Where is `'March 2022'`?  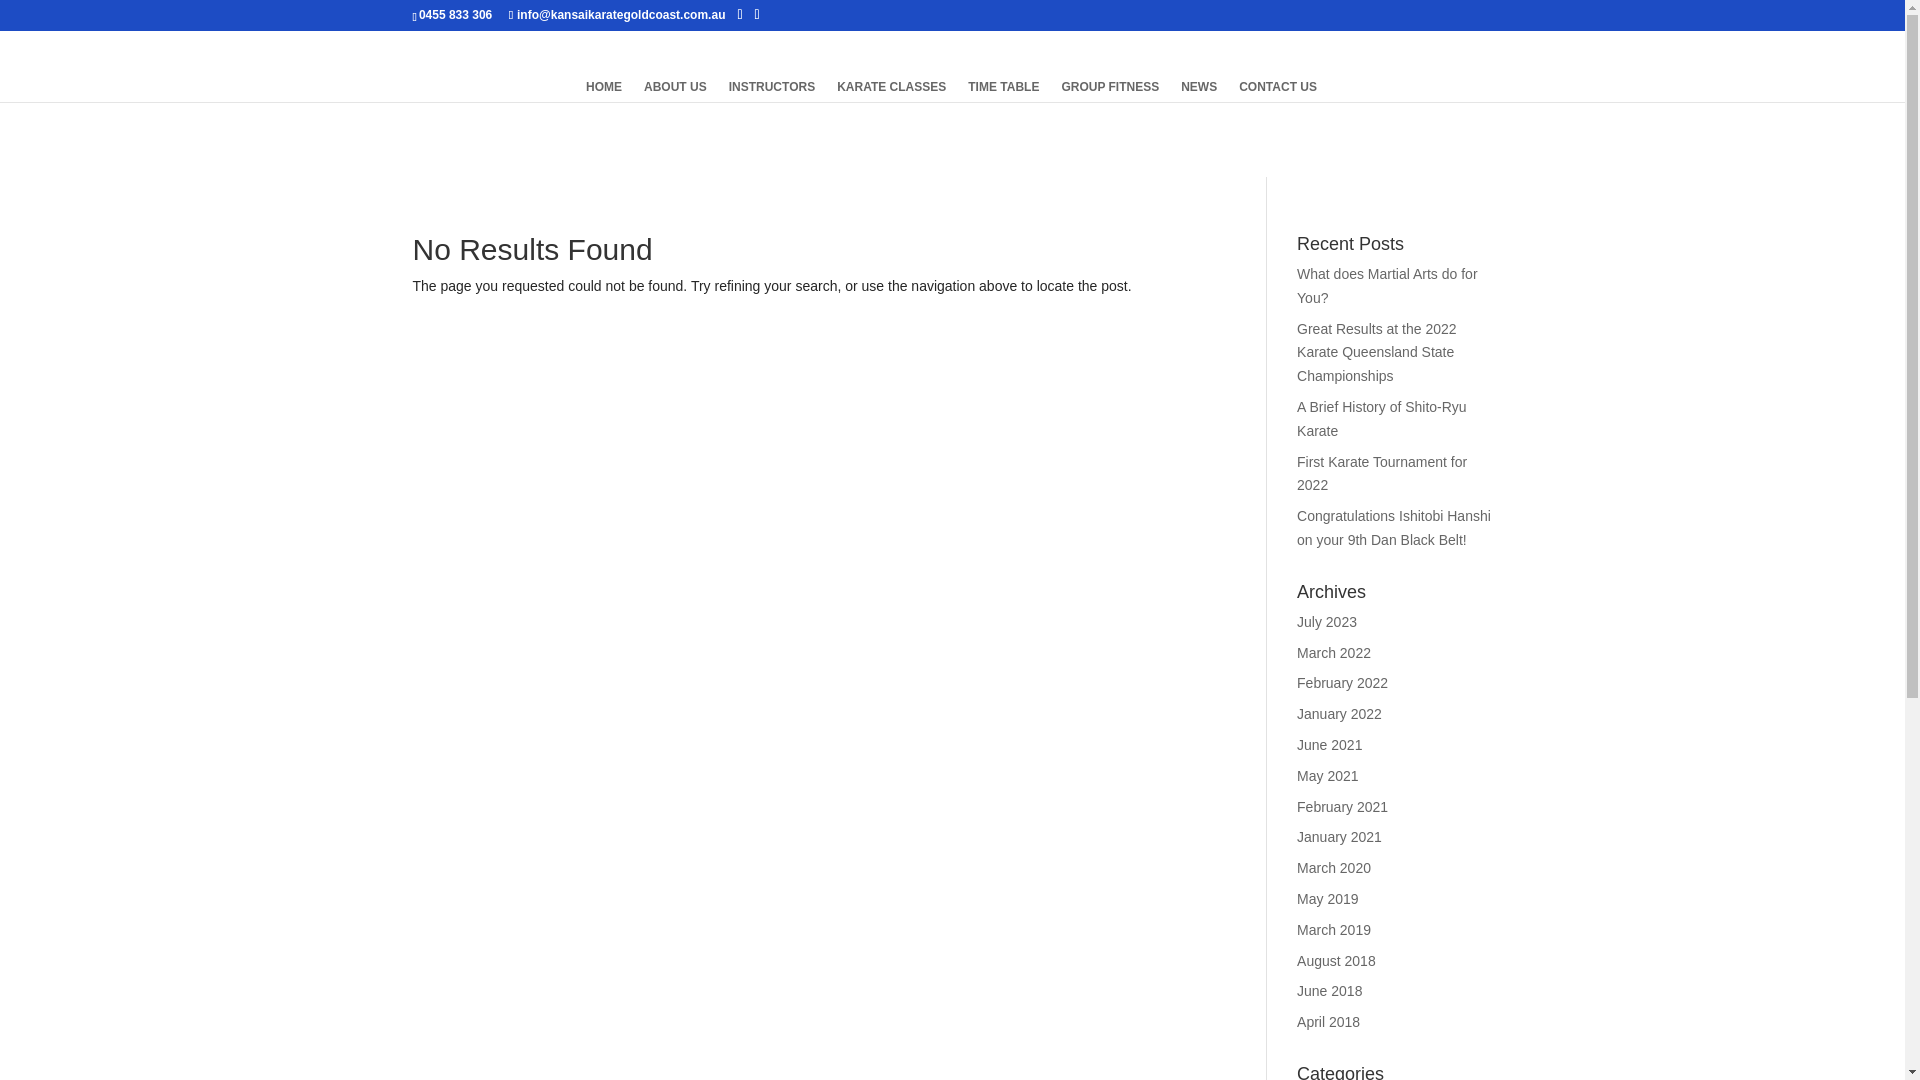 'March 2022' is located at coordinates (1334, 652).